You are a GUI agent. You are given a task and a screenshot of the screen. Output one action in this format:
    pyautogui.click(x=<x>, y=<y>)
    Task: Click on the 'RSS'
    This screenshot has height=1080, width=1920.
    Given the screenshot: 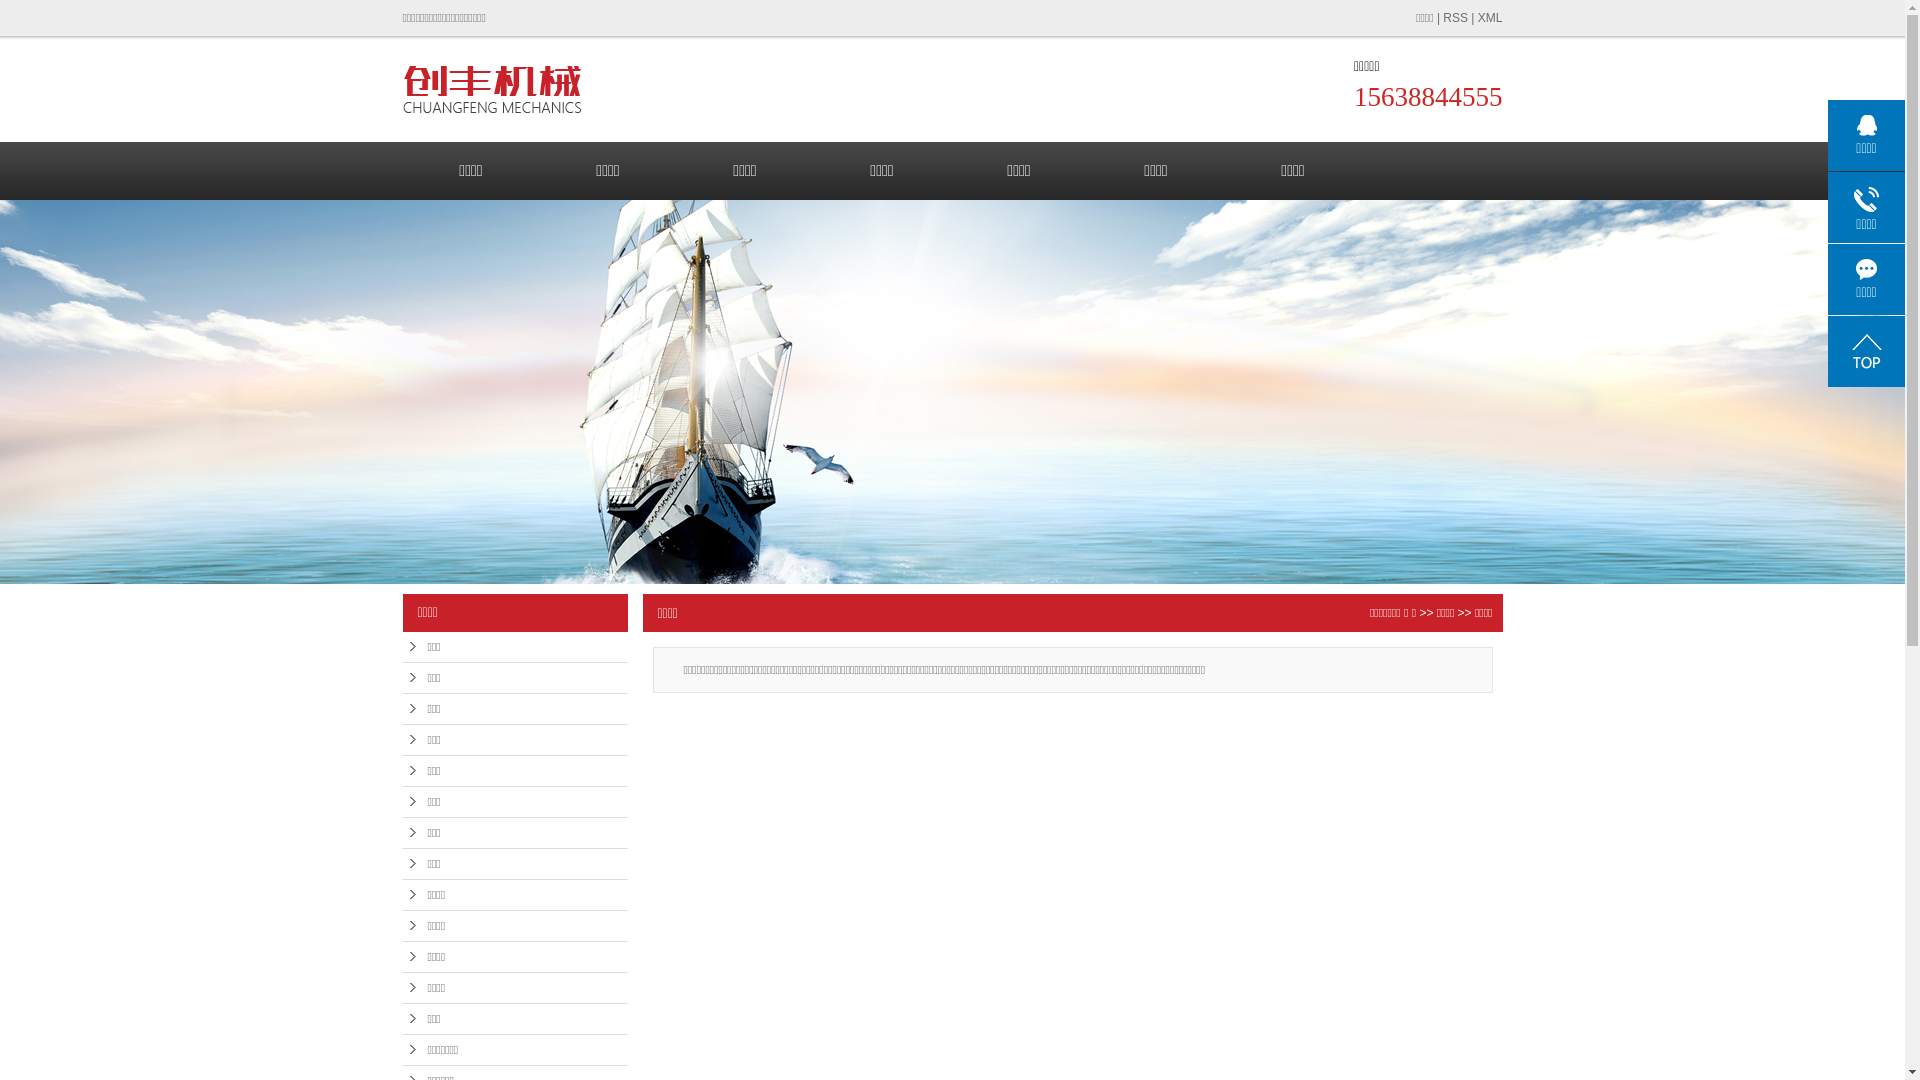 What is the action you would take?
    pyautogui.click(x=1455, y=18)
    